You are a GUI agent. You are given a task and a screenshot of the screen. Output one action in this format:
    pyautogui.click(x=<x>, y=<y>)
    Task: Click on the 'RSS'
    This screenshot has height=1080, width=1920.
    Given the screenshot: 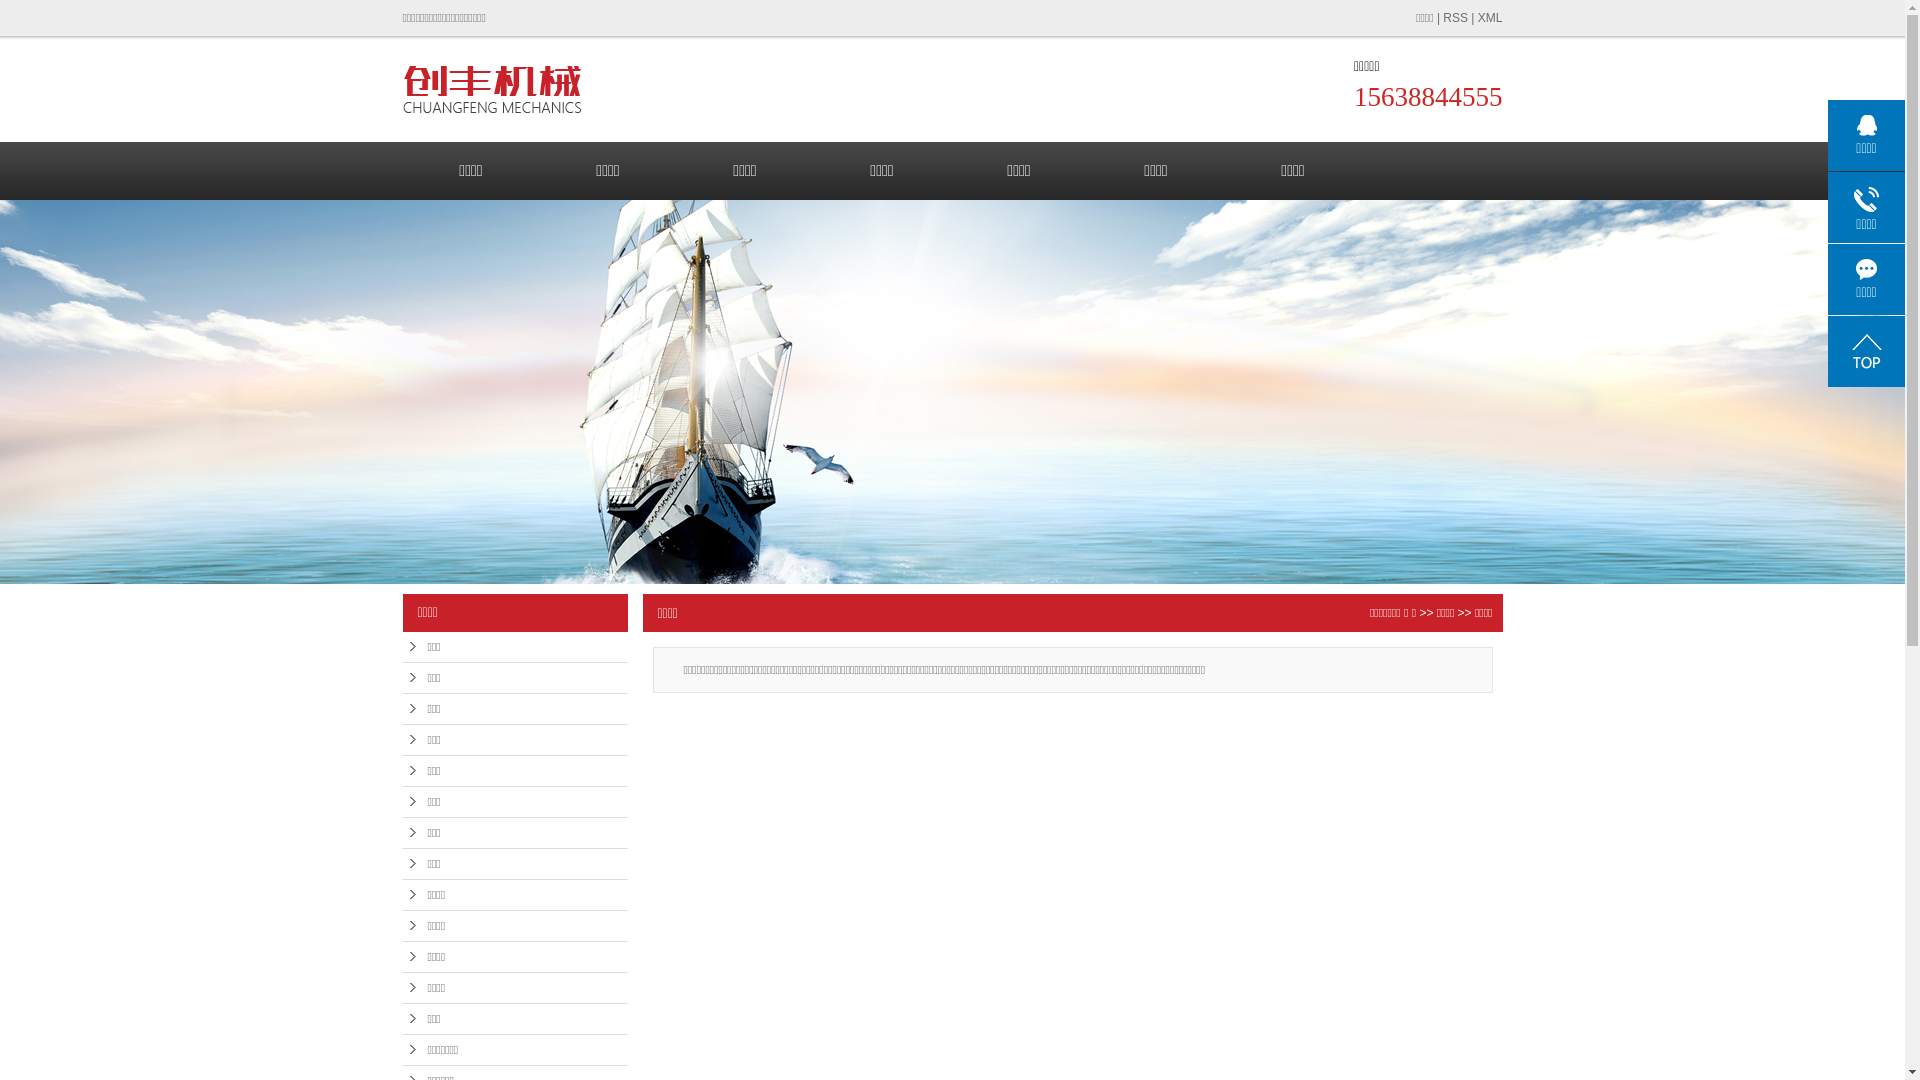 What is the action you would take?
    pyautogui.click(x=1455, y=18)
    